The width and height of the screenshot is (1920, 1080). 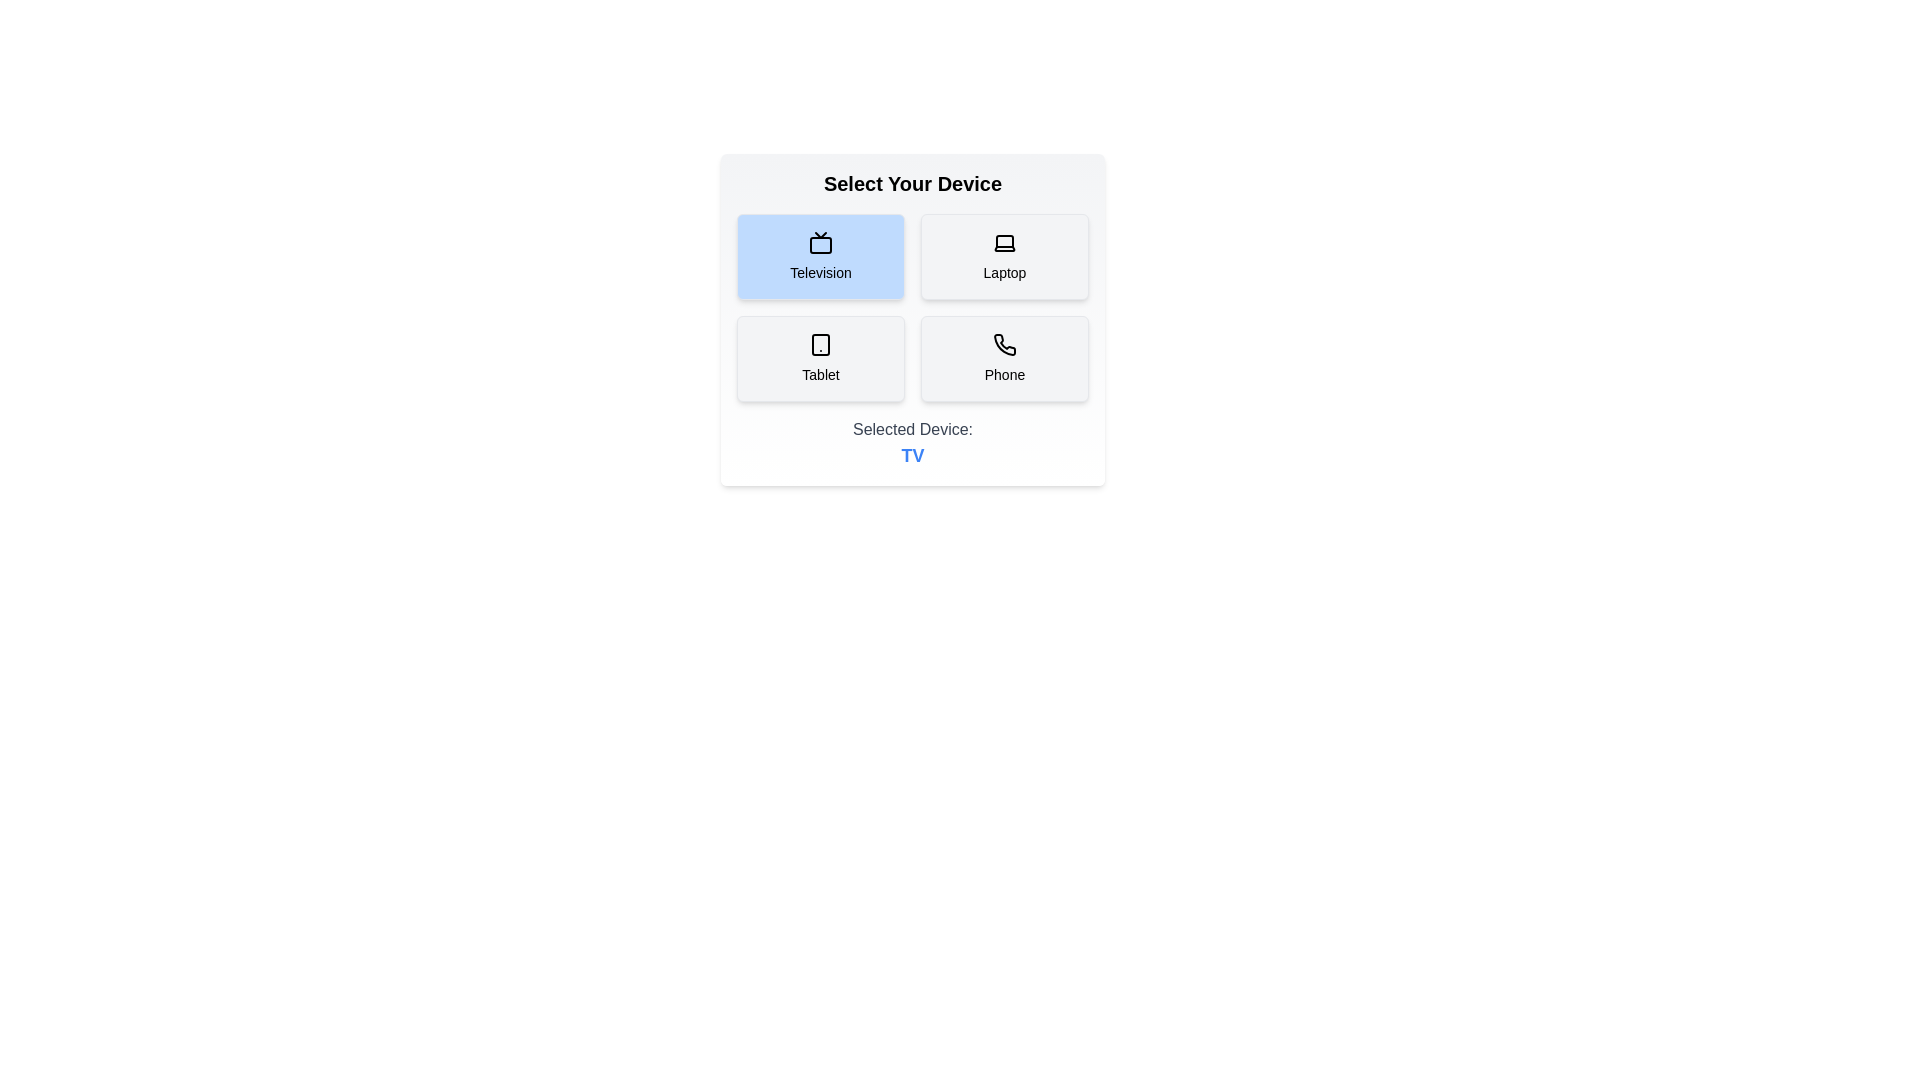 What do you see at coordinates (1004, 357) in the screenshot?
I see `the button corresponding to Phone to select it` at bounding box center [1004, 357].